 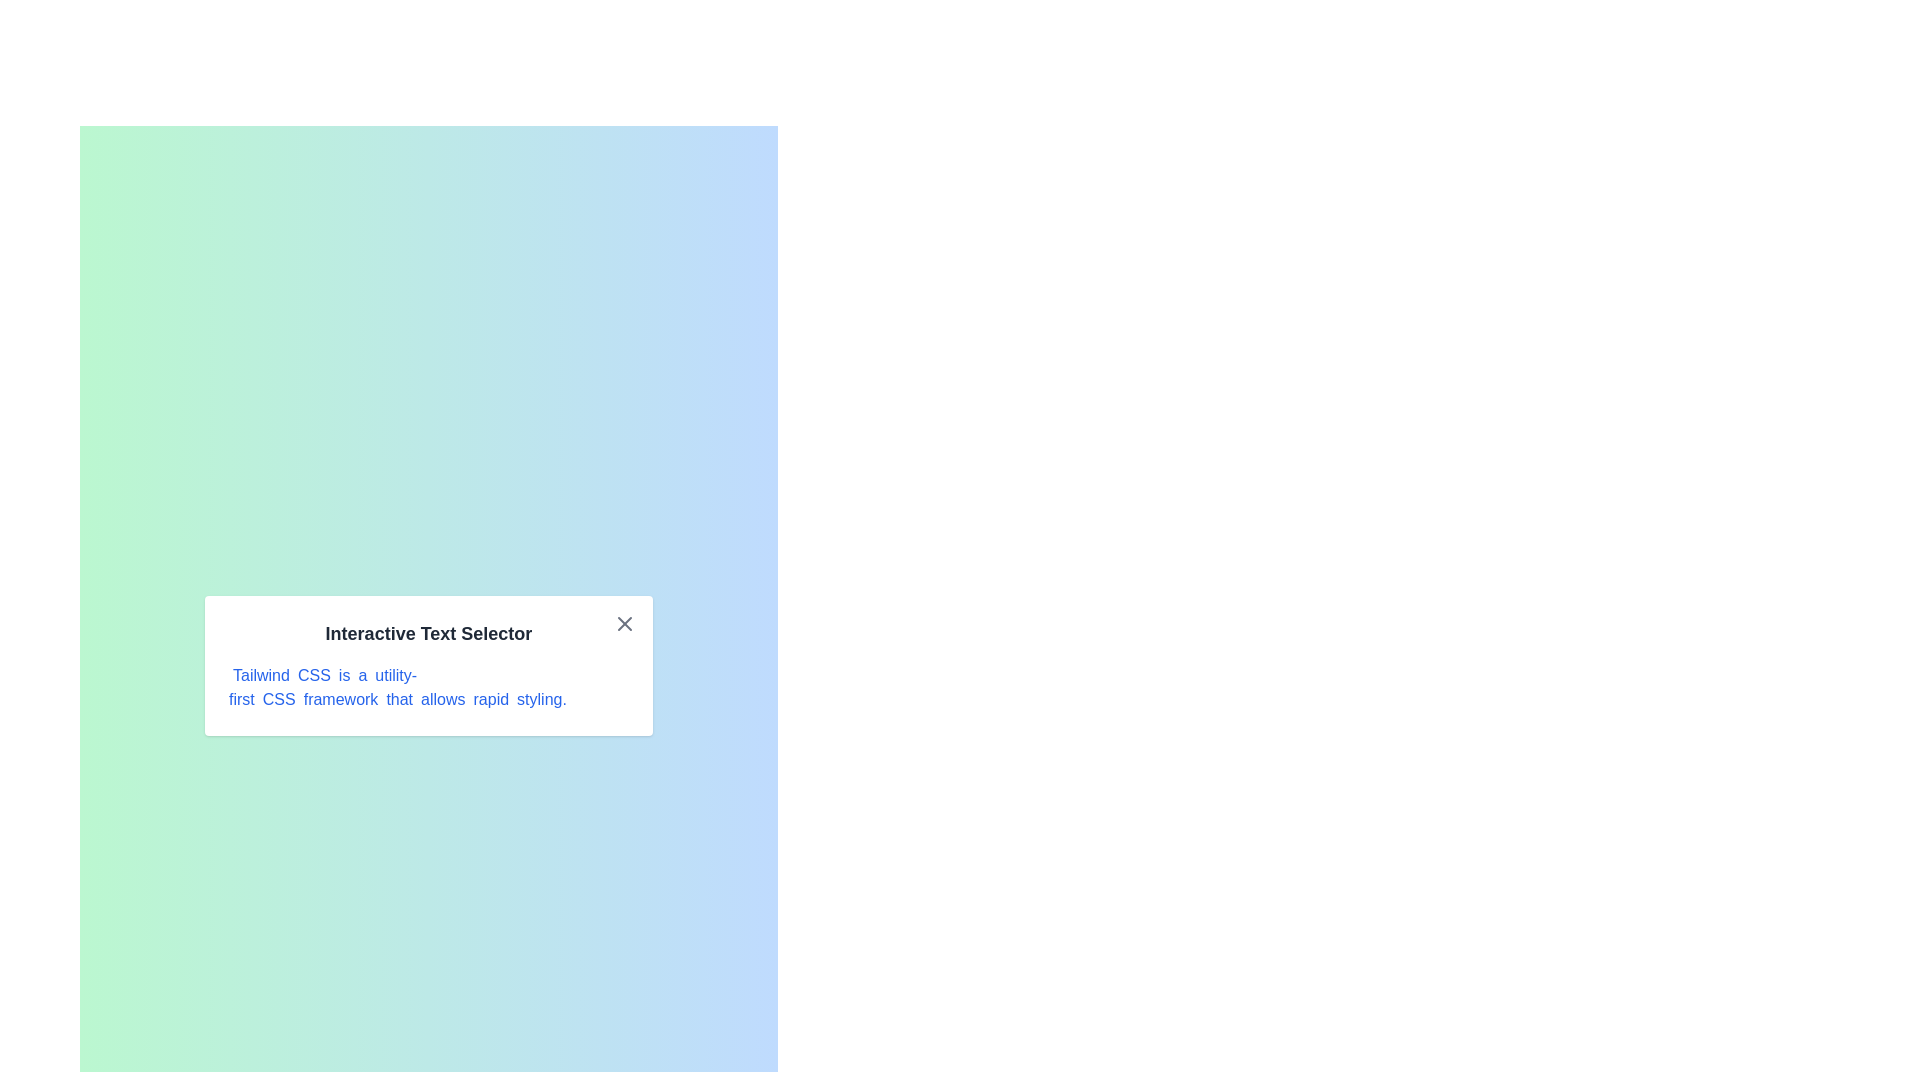 I want to click on the close button to close the dialog, so click(x=623, y=623).